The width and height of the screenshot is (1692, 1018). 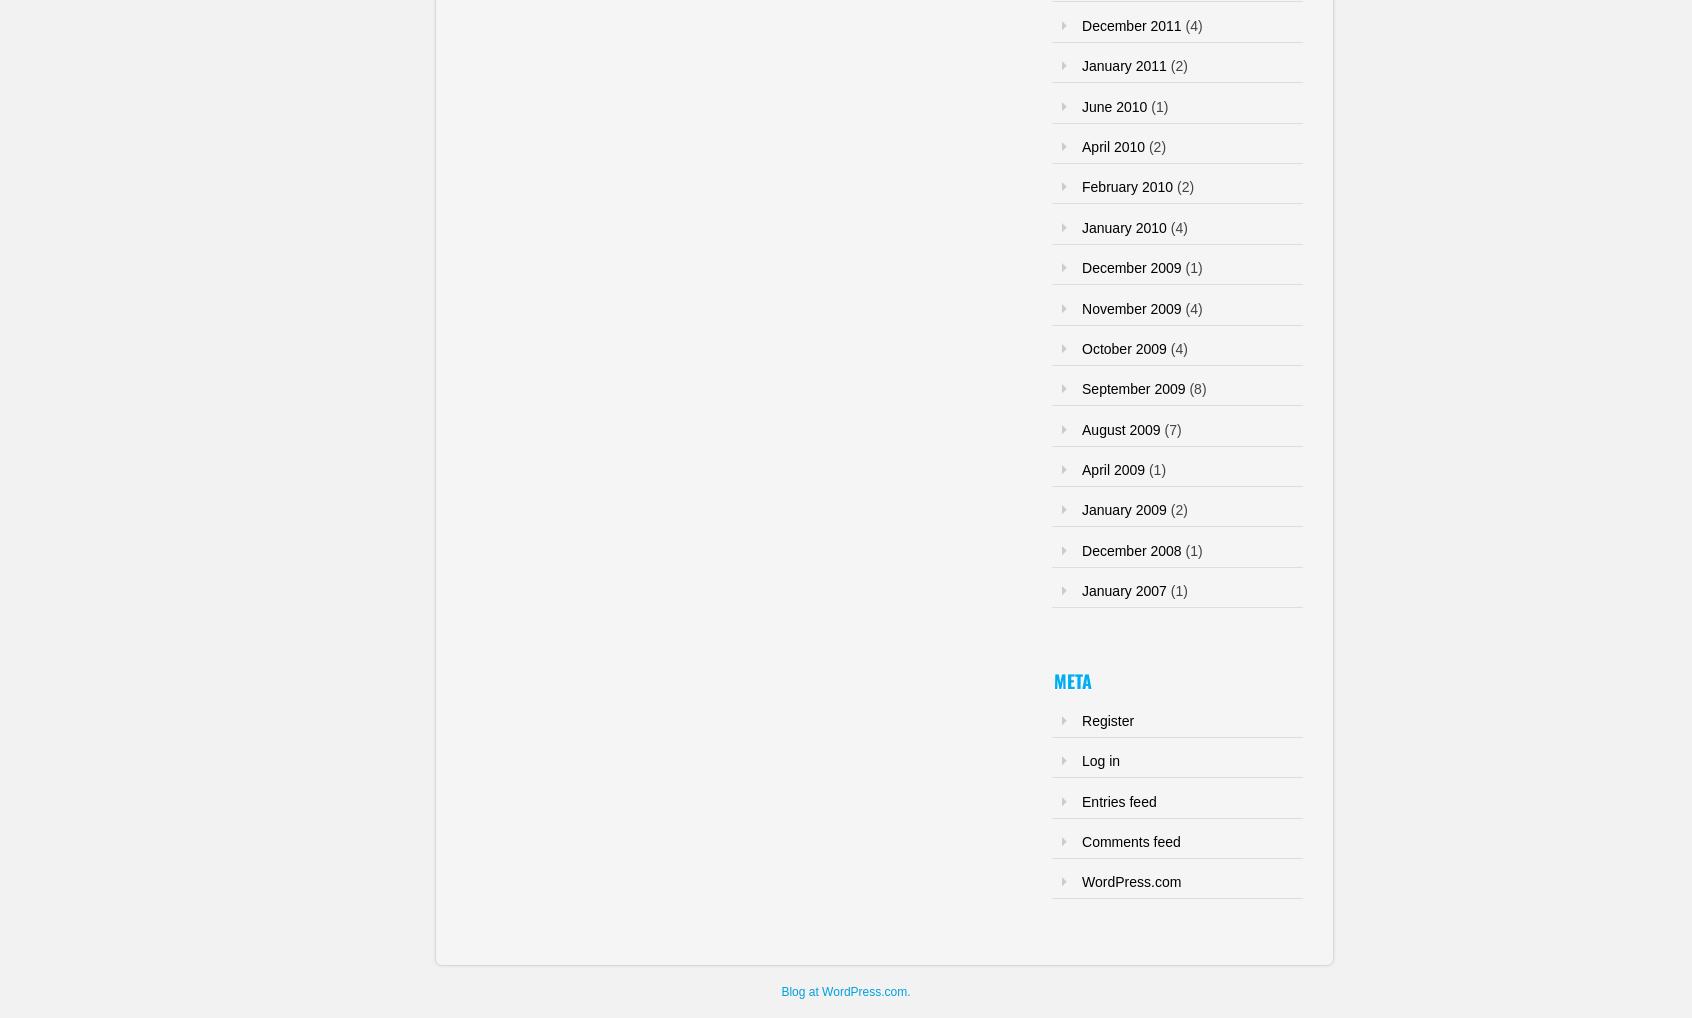 I want to click on 'January 2011', so click(x=1123, y=65).